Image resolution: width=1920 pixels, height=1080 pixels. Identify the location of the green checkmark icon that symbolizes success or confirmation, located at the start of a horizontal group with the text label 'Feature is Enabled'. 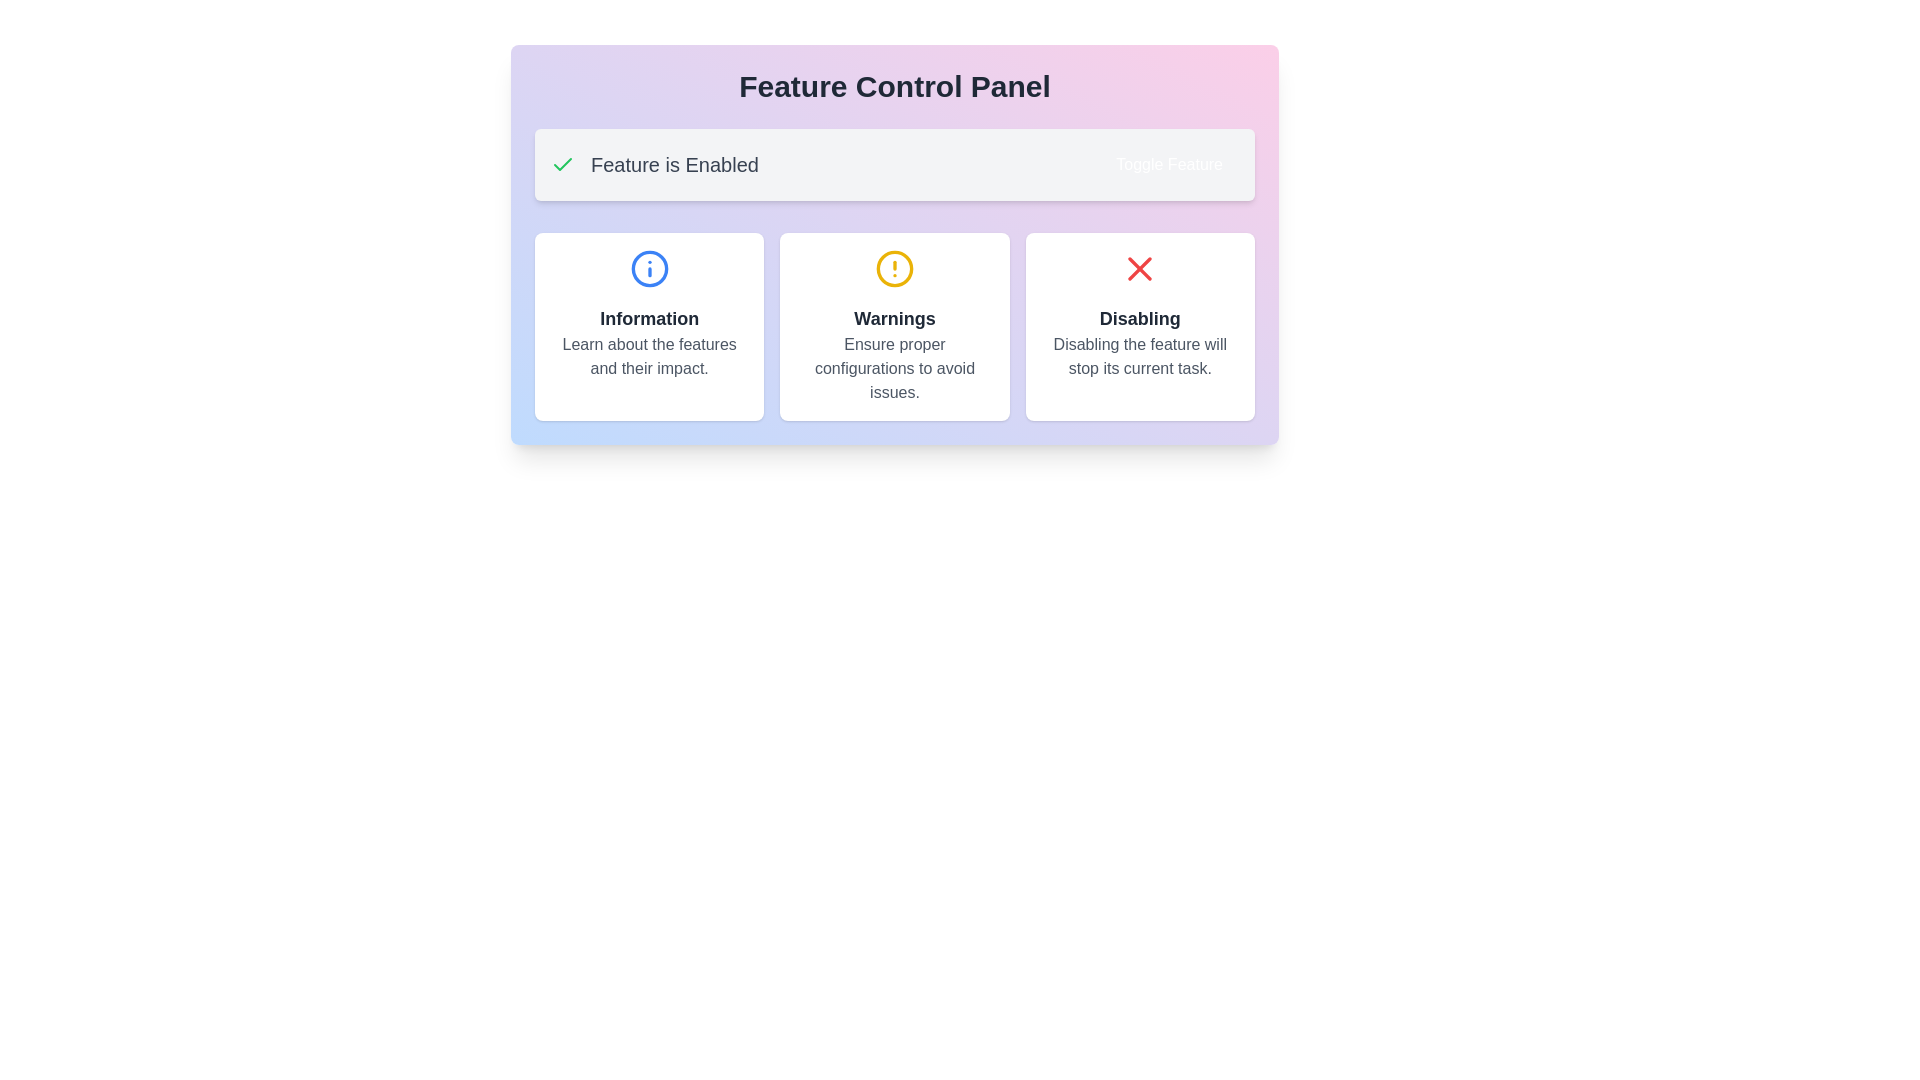
(561, 164).